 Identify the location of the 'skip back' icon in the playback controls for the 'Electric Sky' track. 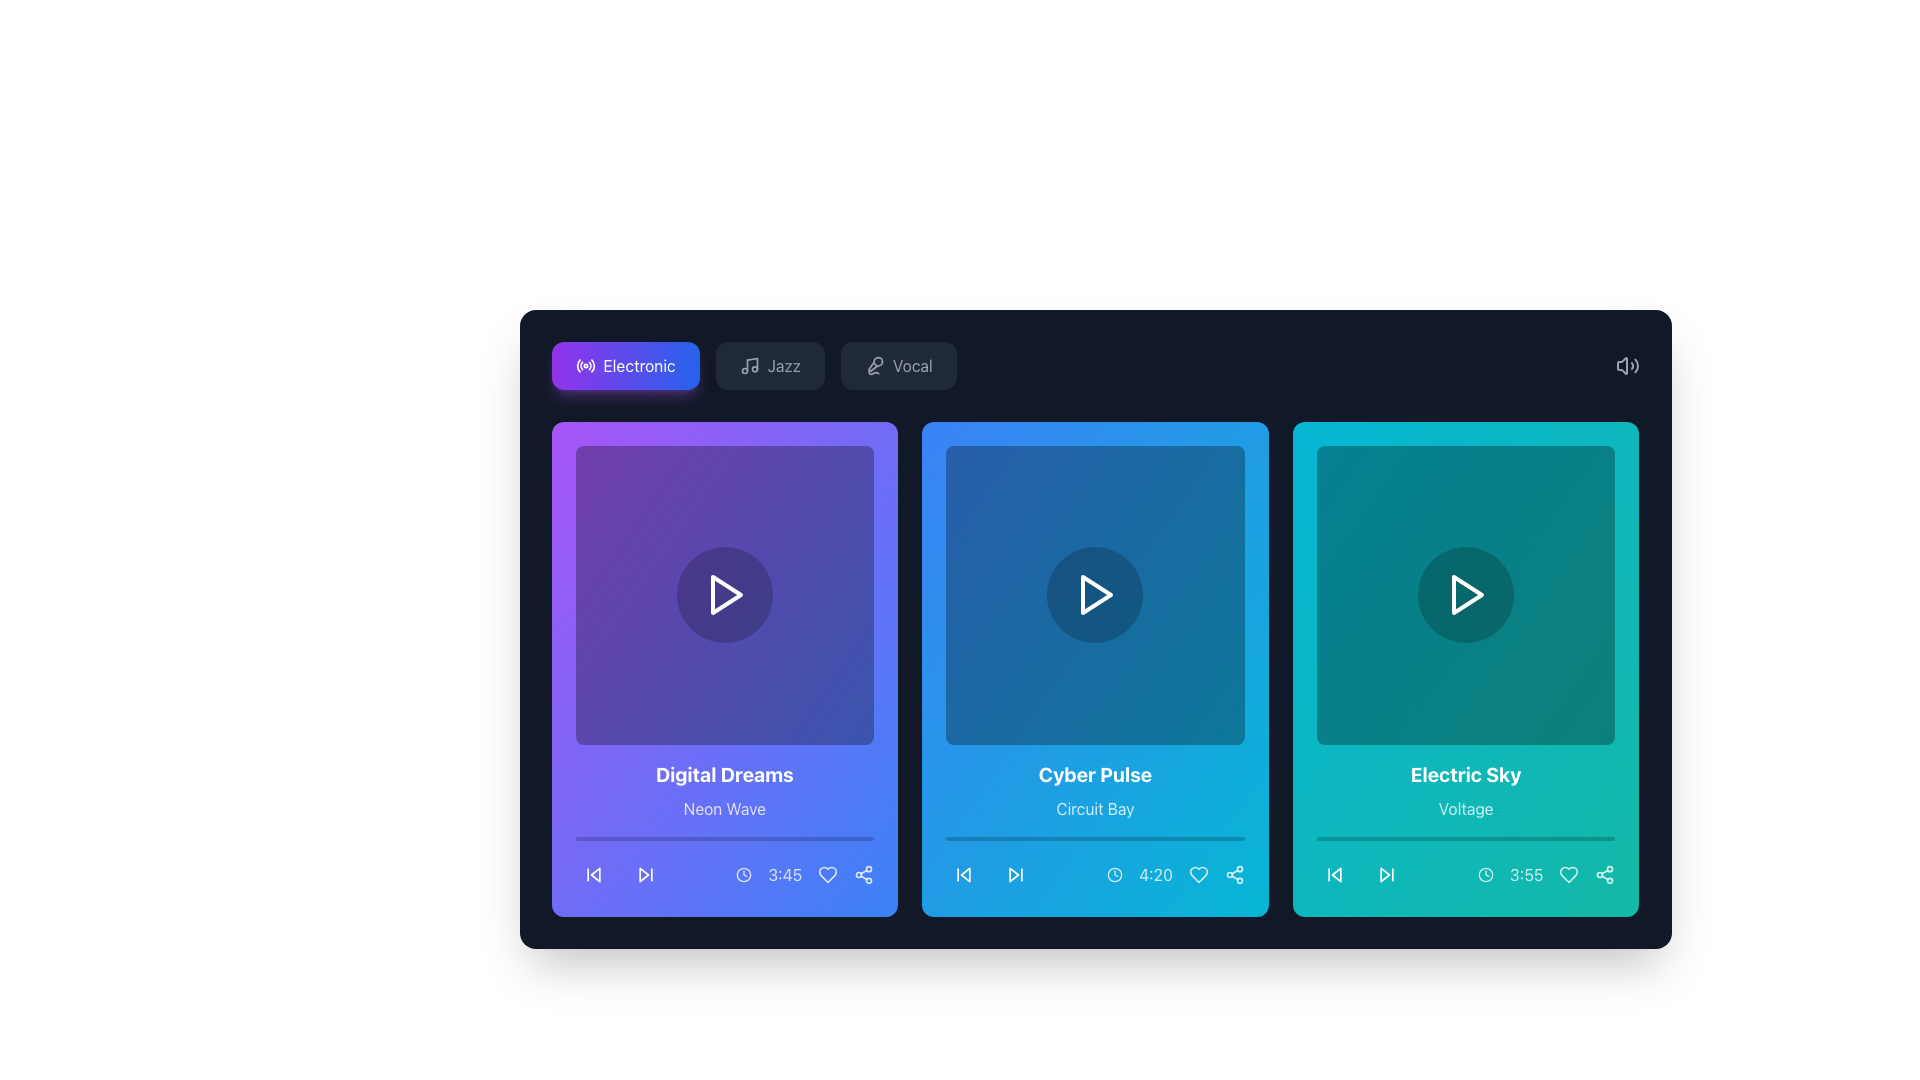
(1336, 873).